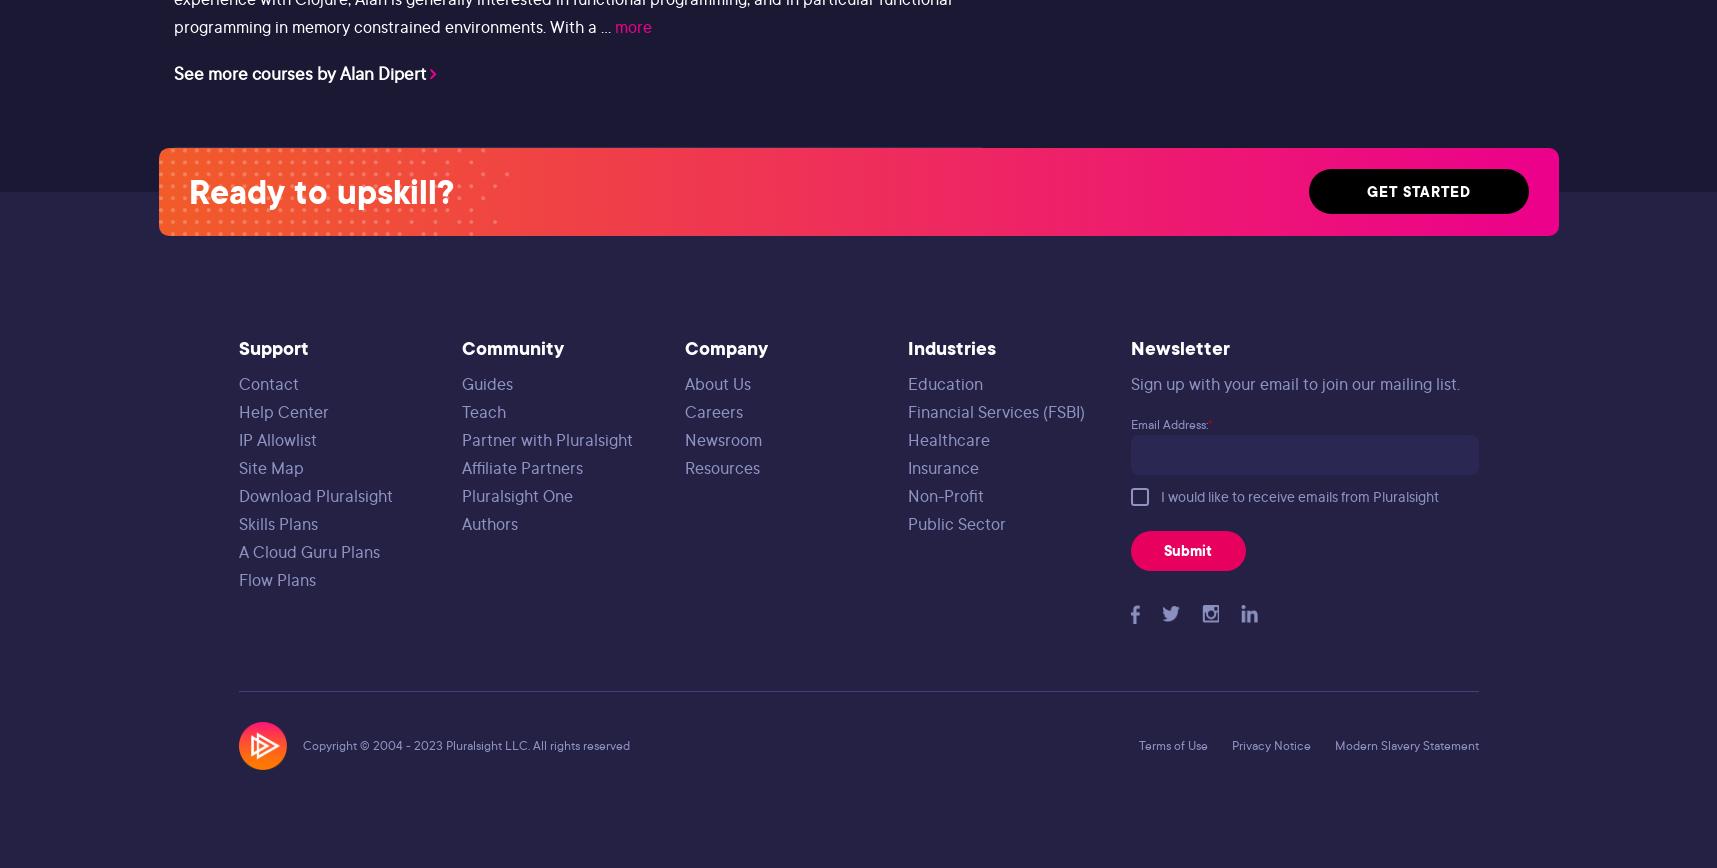 This screenshot has width=1717, height=868. I want to click on 'more', so click(631, 26).